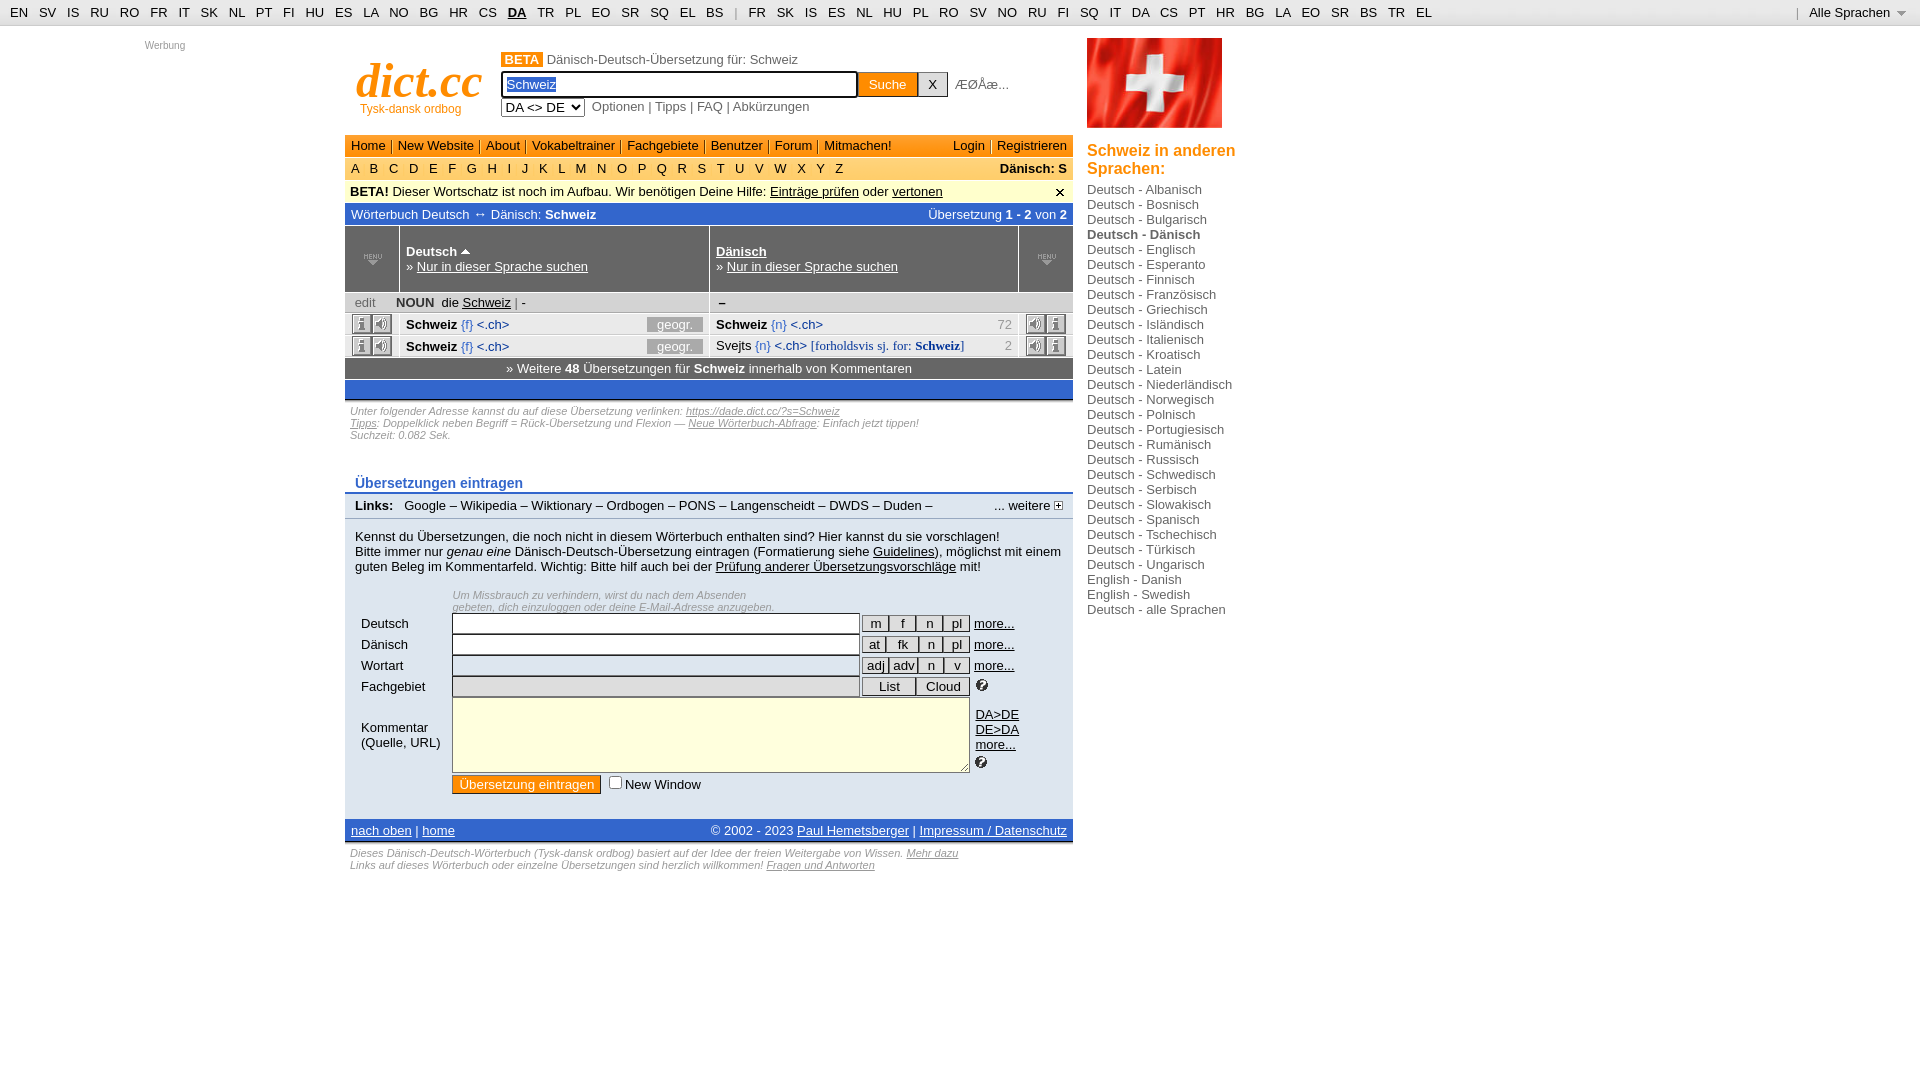  I want to click on 'C', so click(393, 167).